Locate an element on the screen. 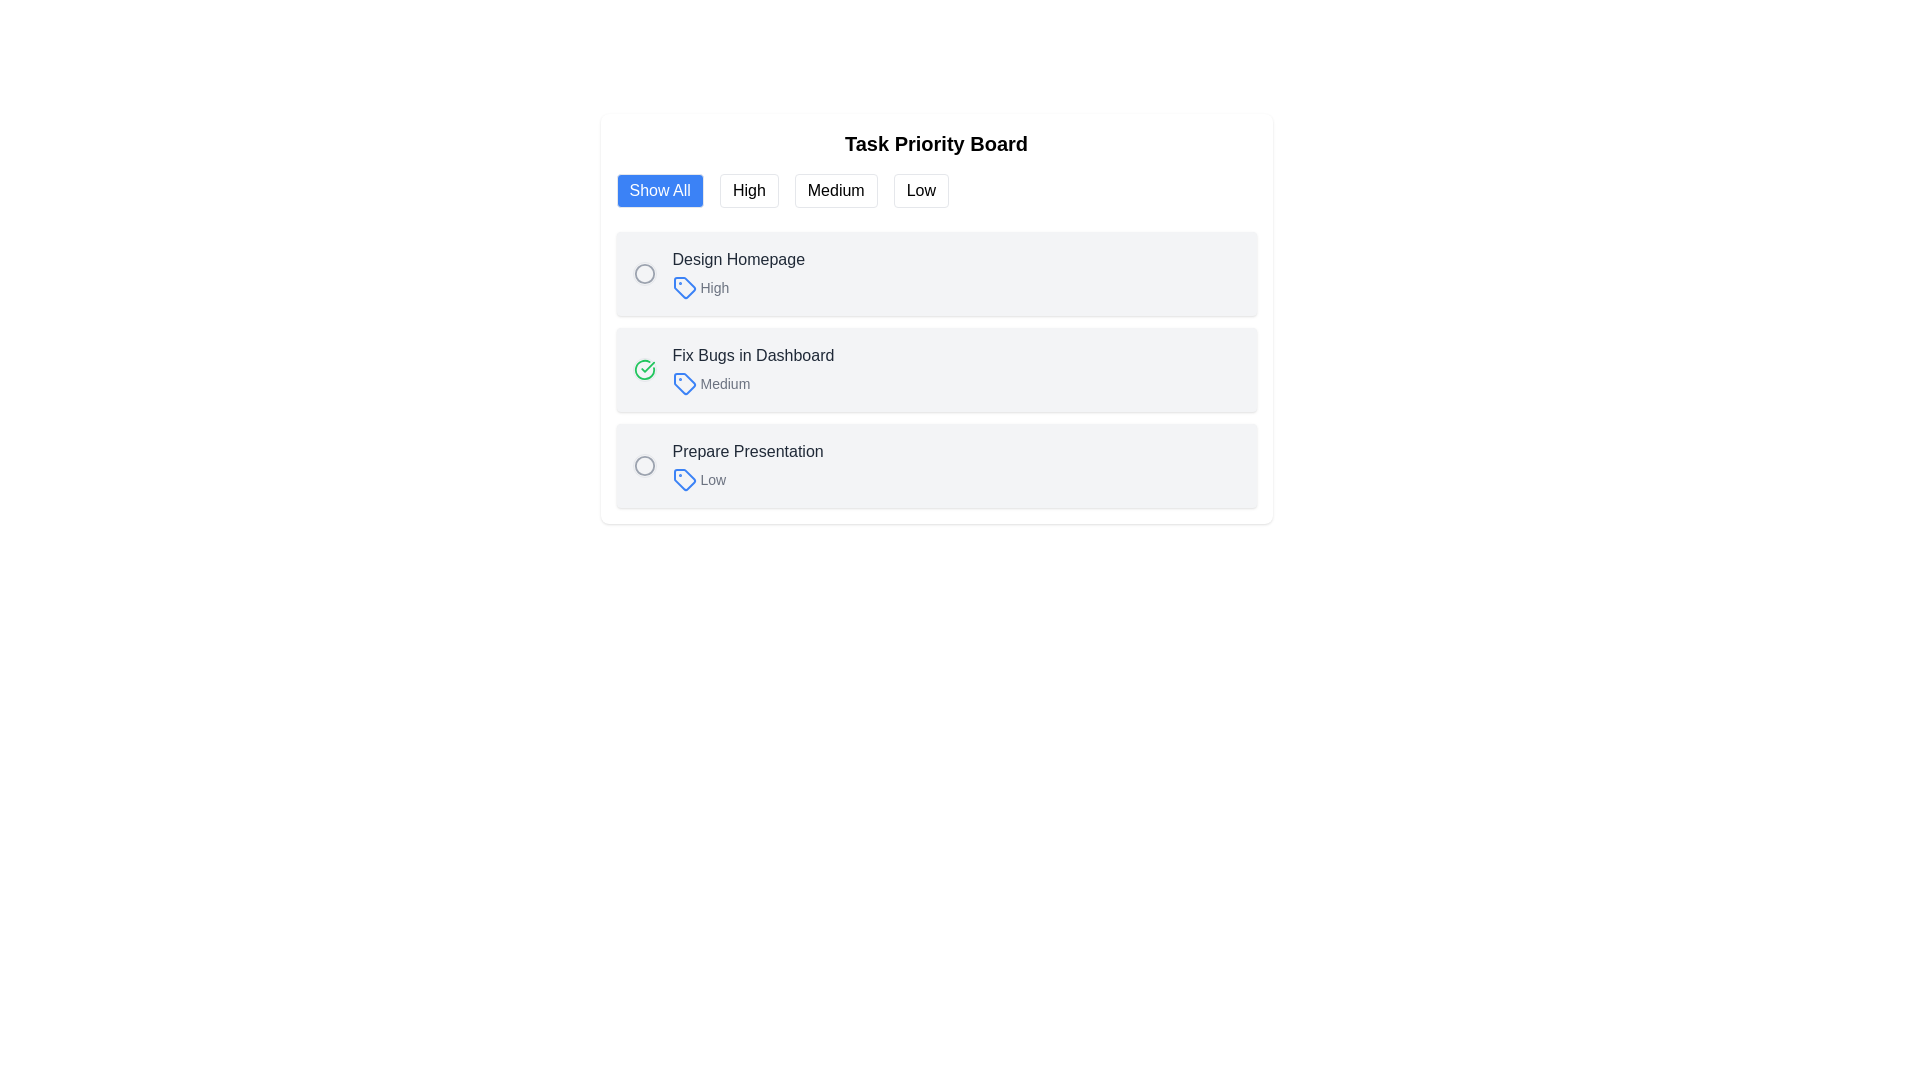 Image resolution: width=1920 pixels, height=1080 pixels. the circular button with a gray border and a centered hollow circle icon, located in the first task item under 'Design Homepage' in the task priority board is located at coordinates (644, 273).